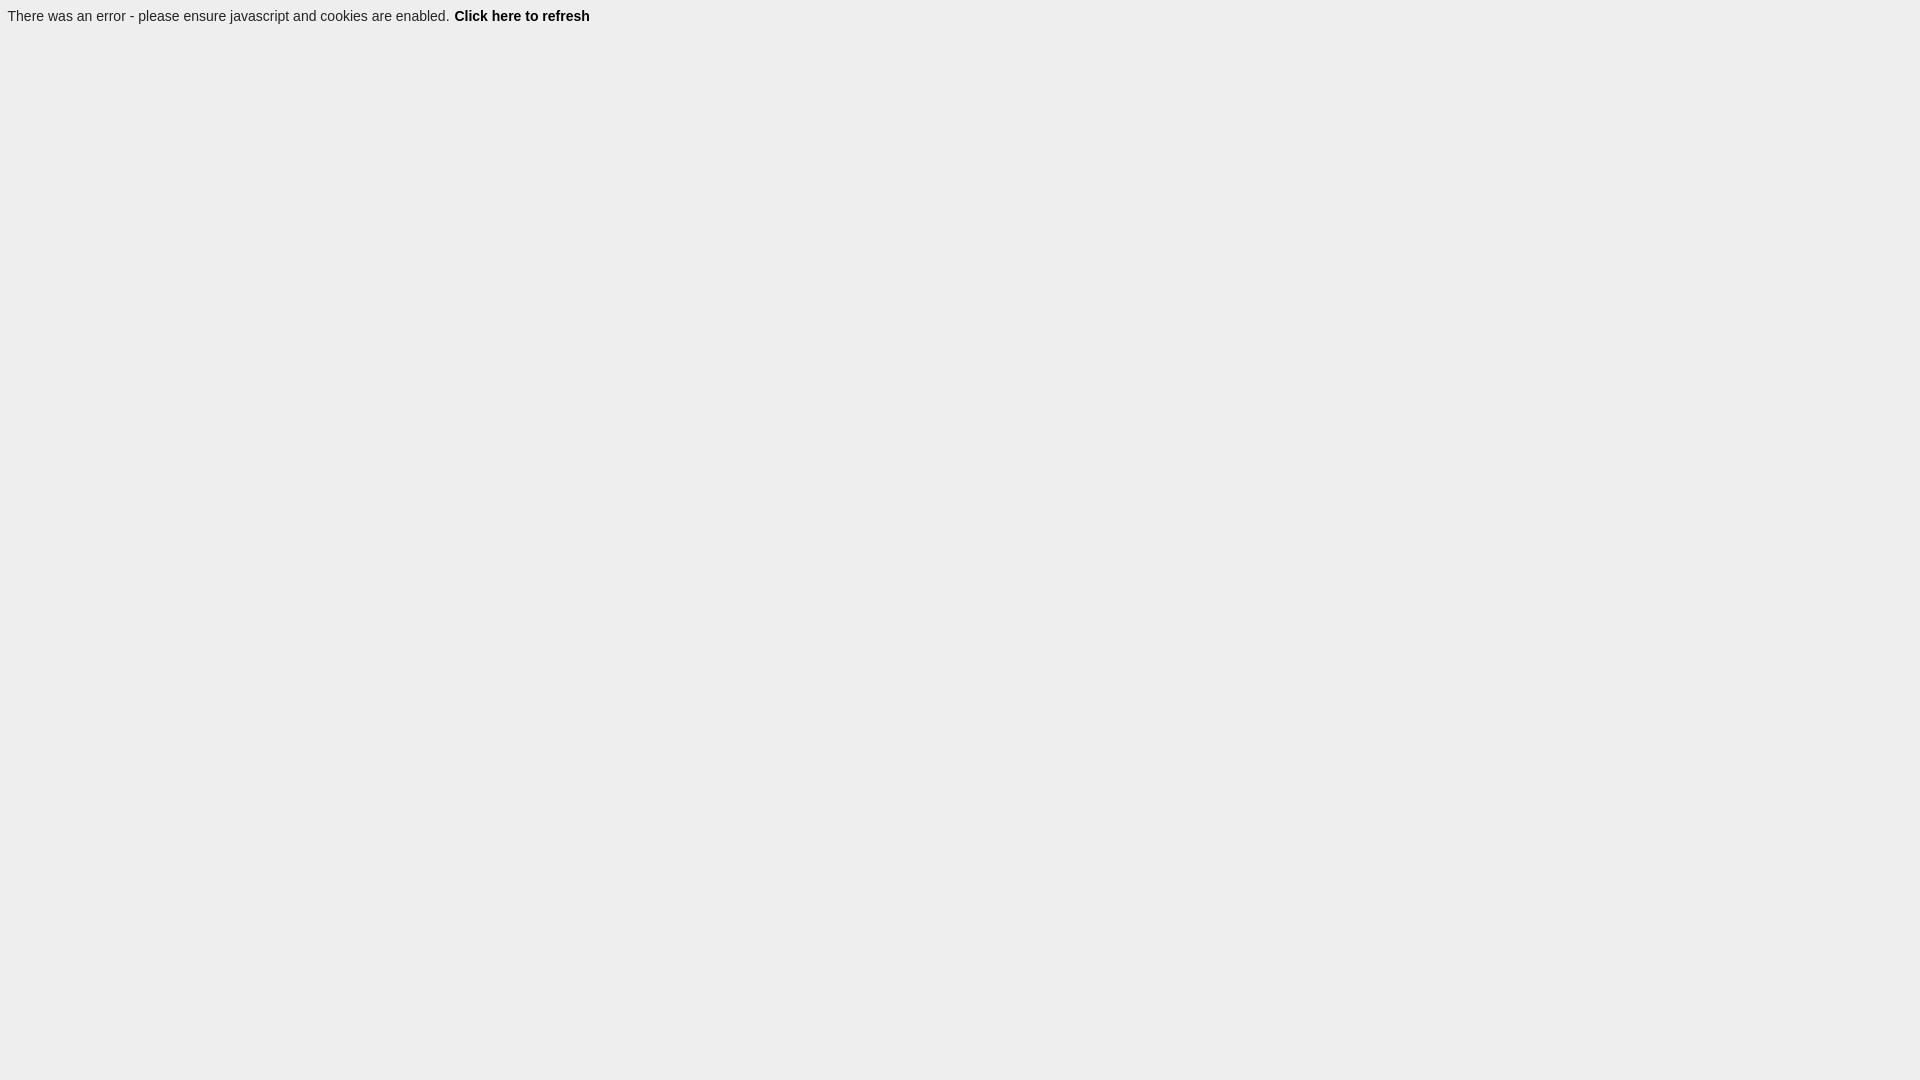  Describe the element at coordinates (451, 15) in the screenshot. I see `'Click here to refresh'` at that location.